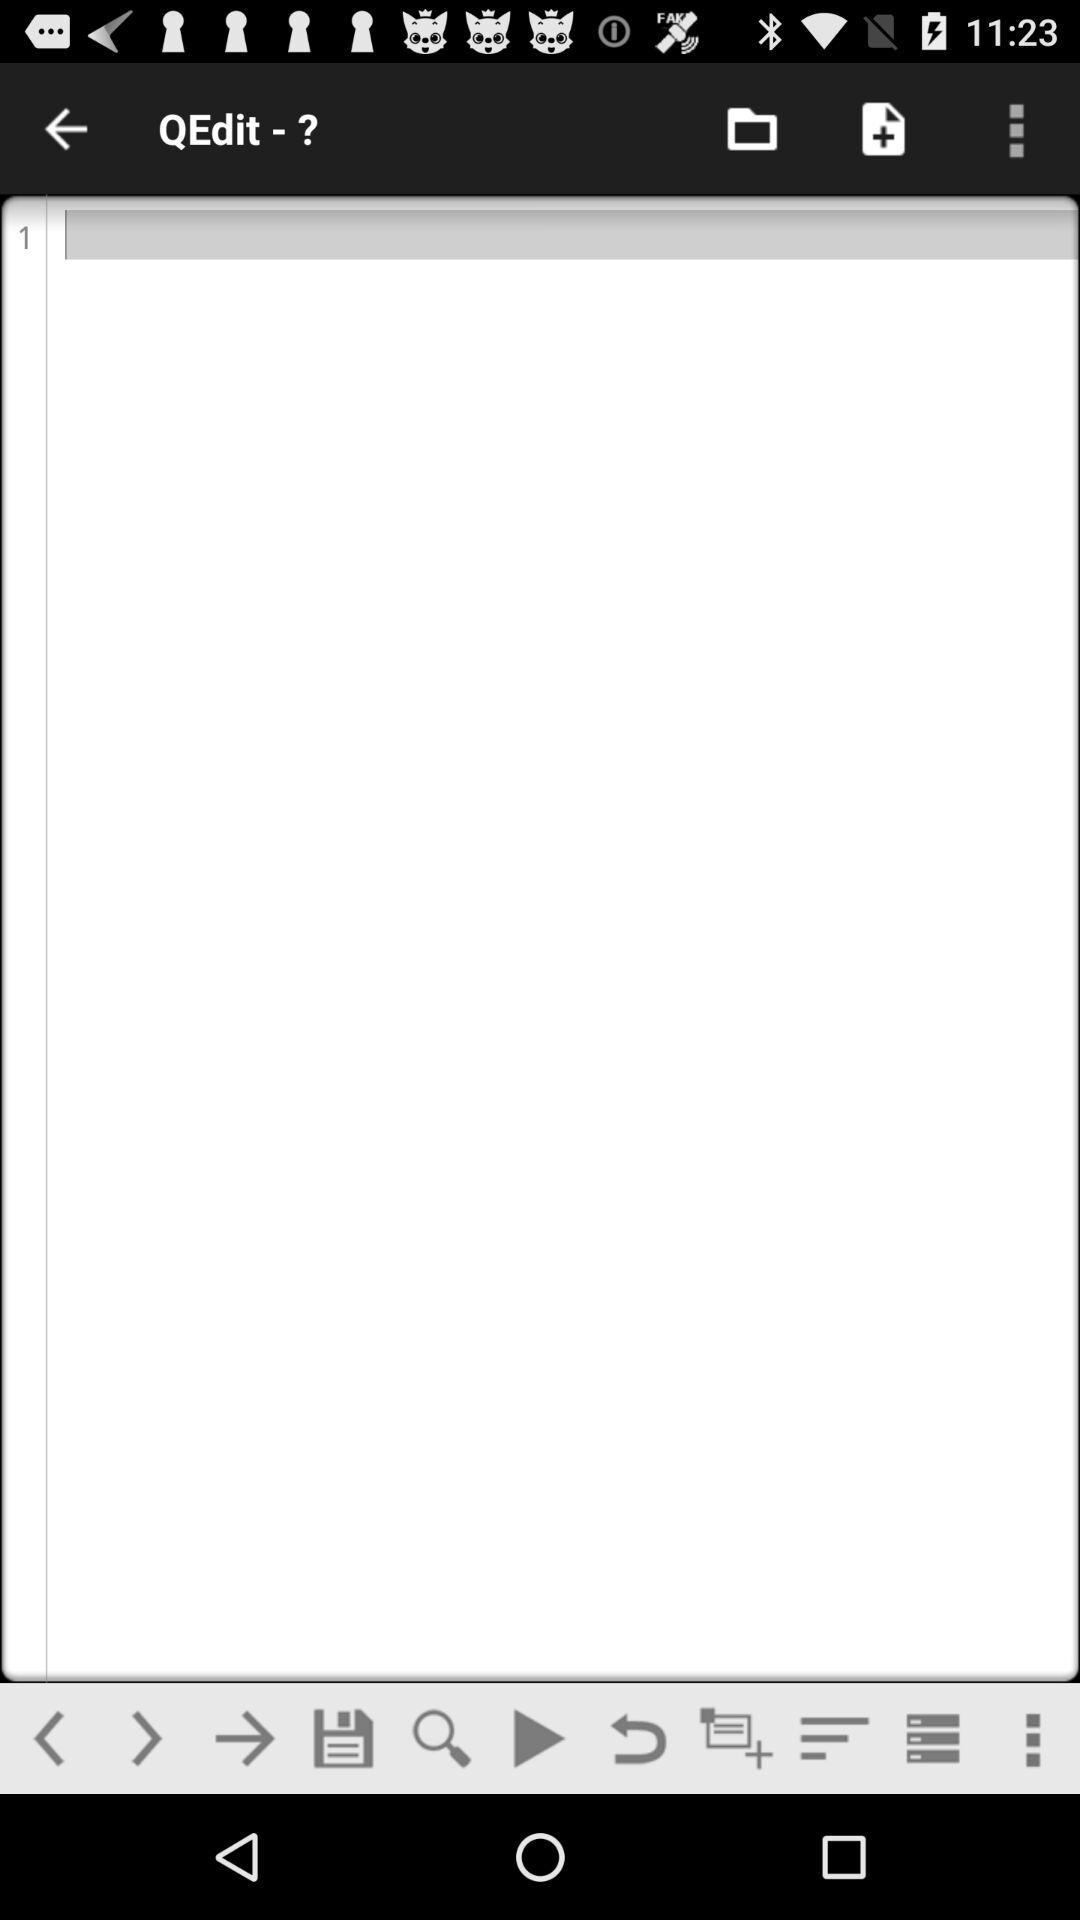 This screenshot has width=1080, height=1920. Describe the element at coordinates (538, 1859) in the screenshot. I see `the play icon` at that location.